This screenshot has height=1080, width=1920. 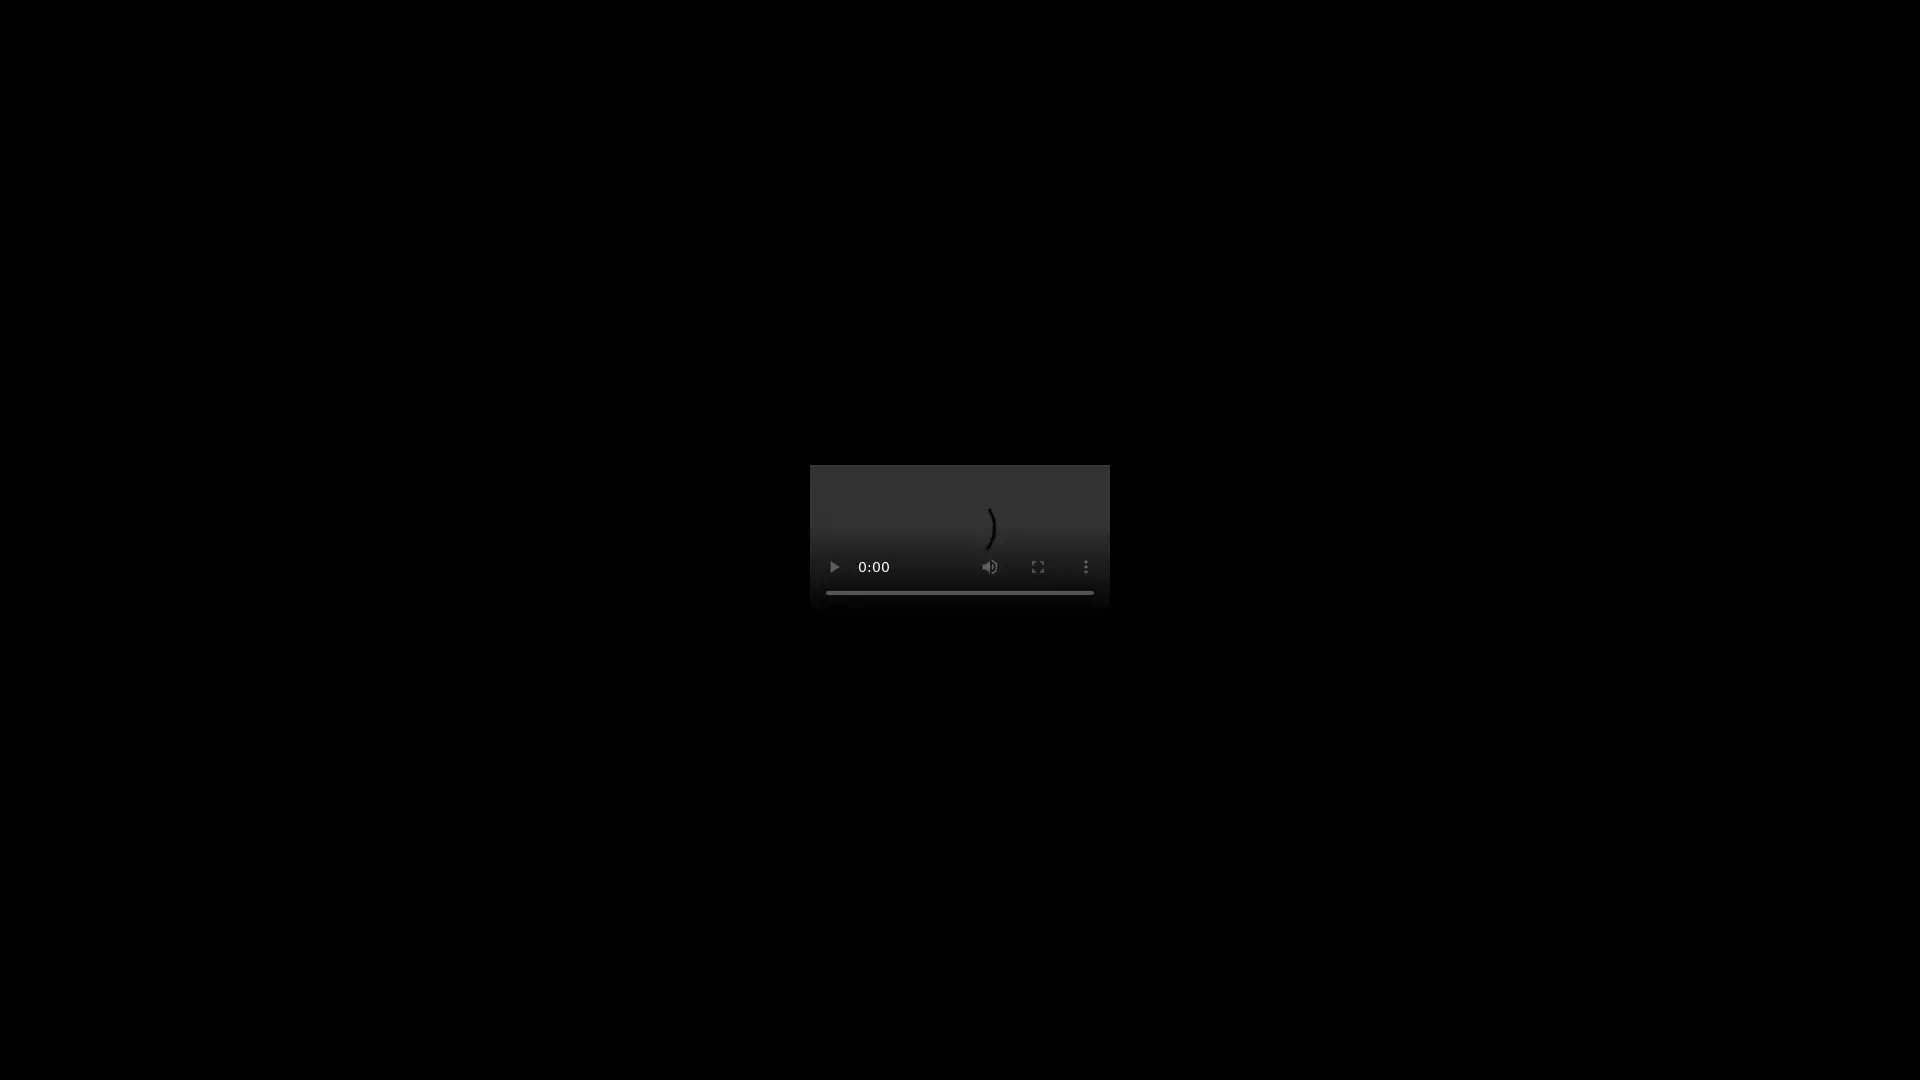 What do you see at coordinates (989, 567) in the screenshot?
I see `mute` at bounding box center [989, 567].